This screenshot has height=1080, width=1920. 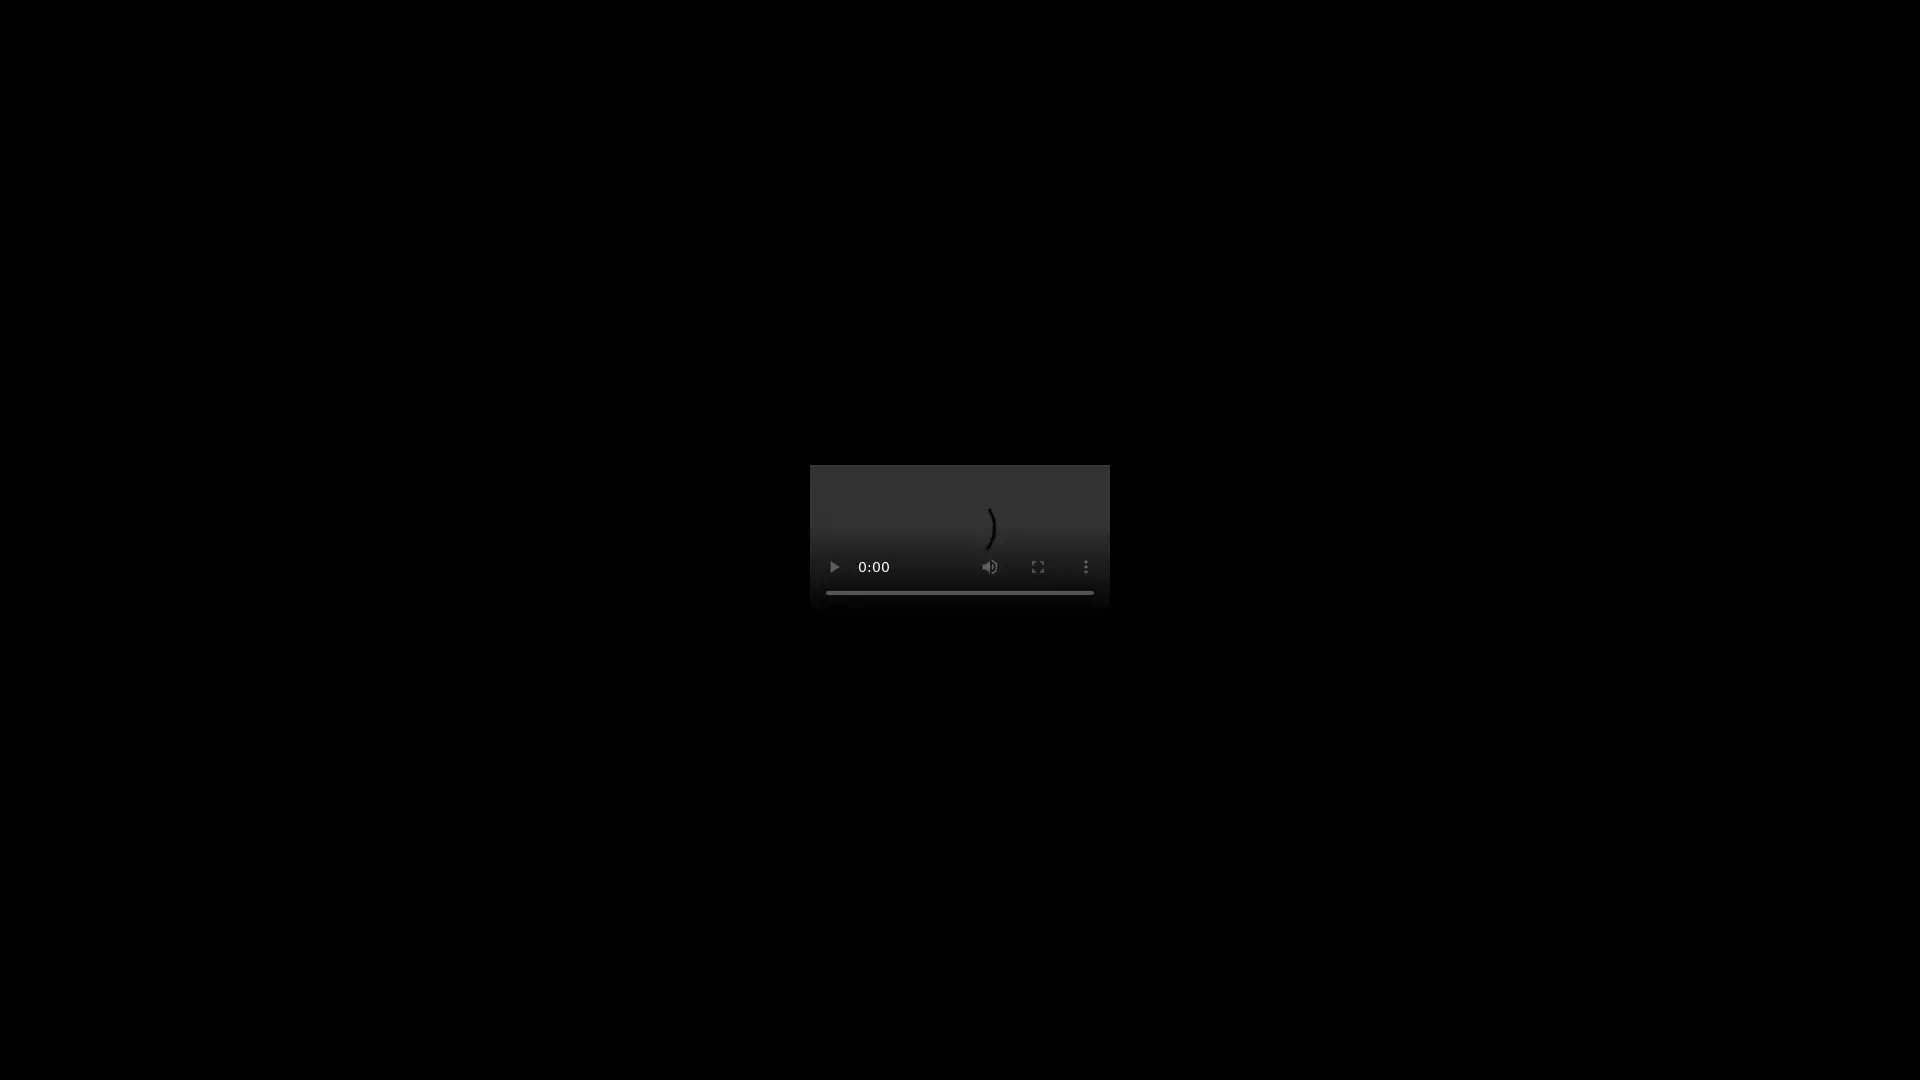 What do you see at coordinates (989, 567) in the screenshot?
I see `mute` at bounding box center [989, 567].